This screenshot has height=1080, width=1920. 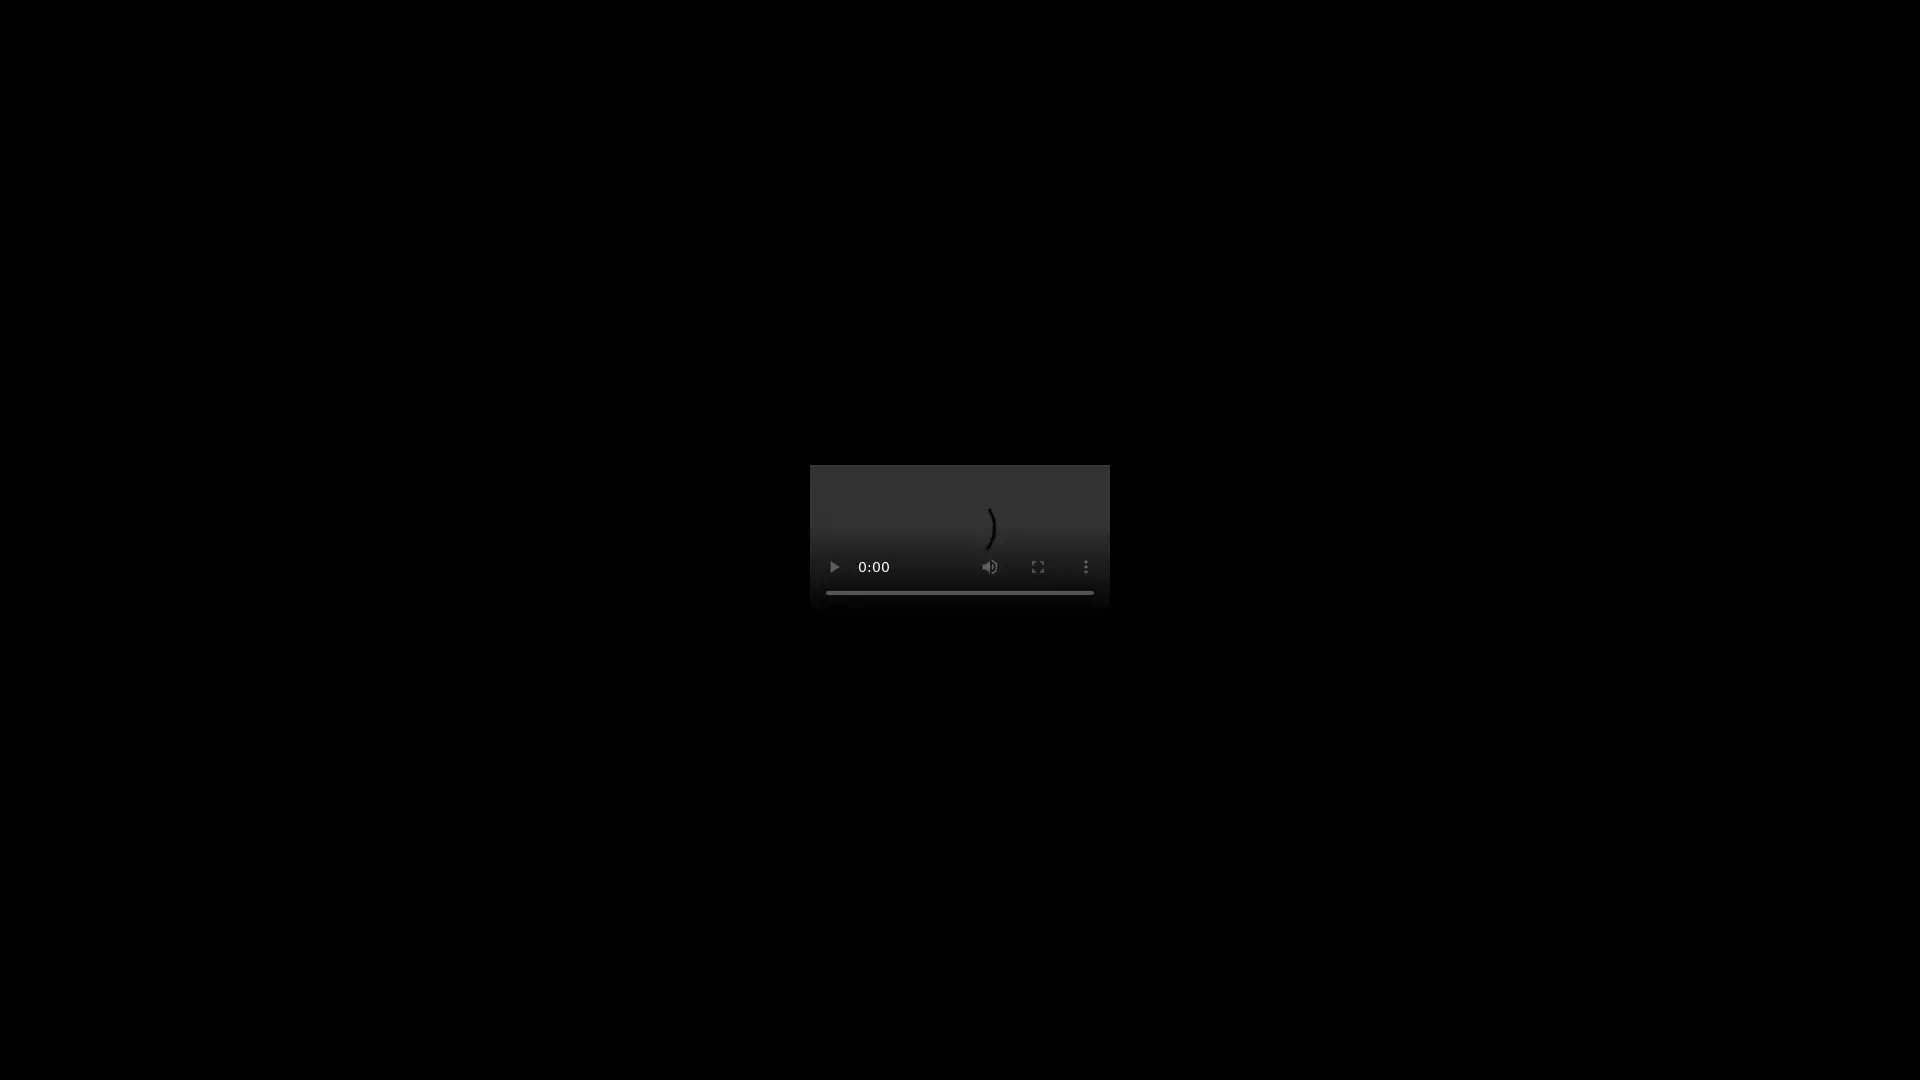 What do you see at coordinates (989, 567) in the screenshot?
I see `mute` at bounding box center [989, 567].